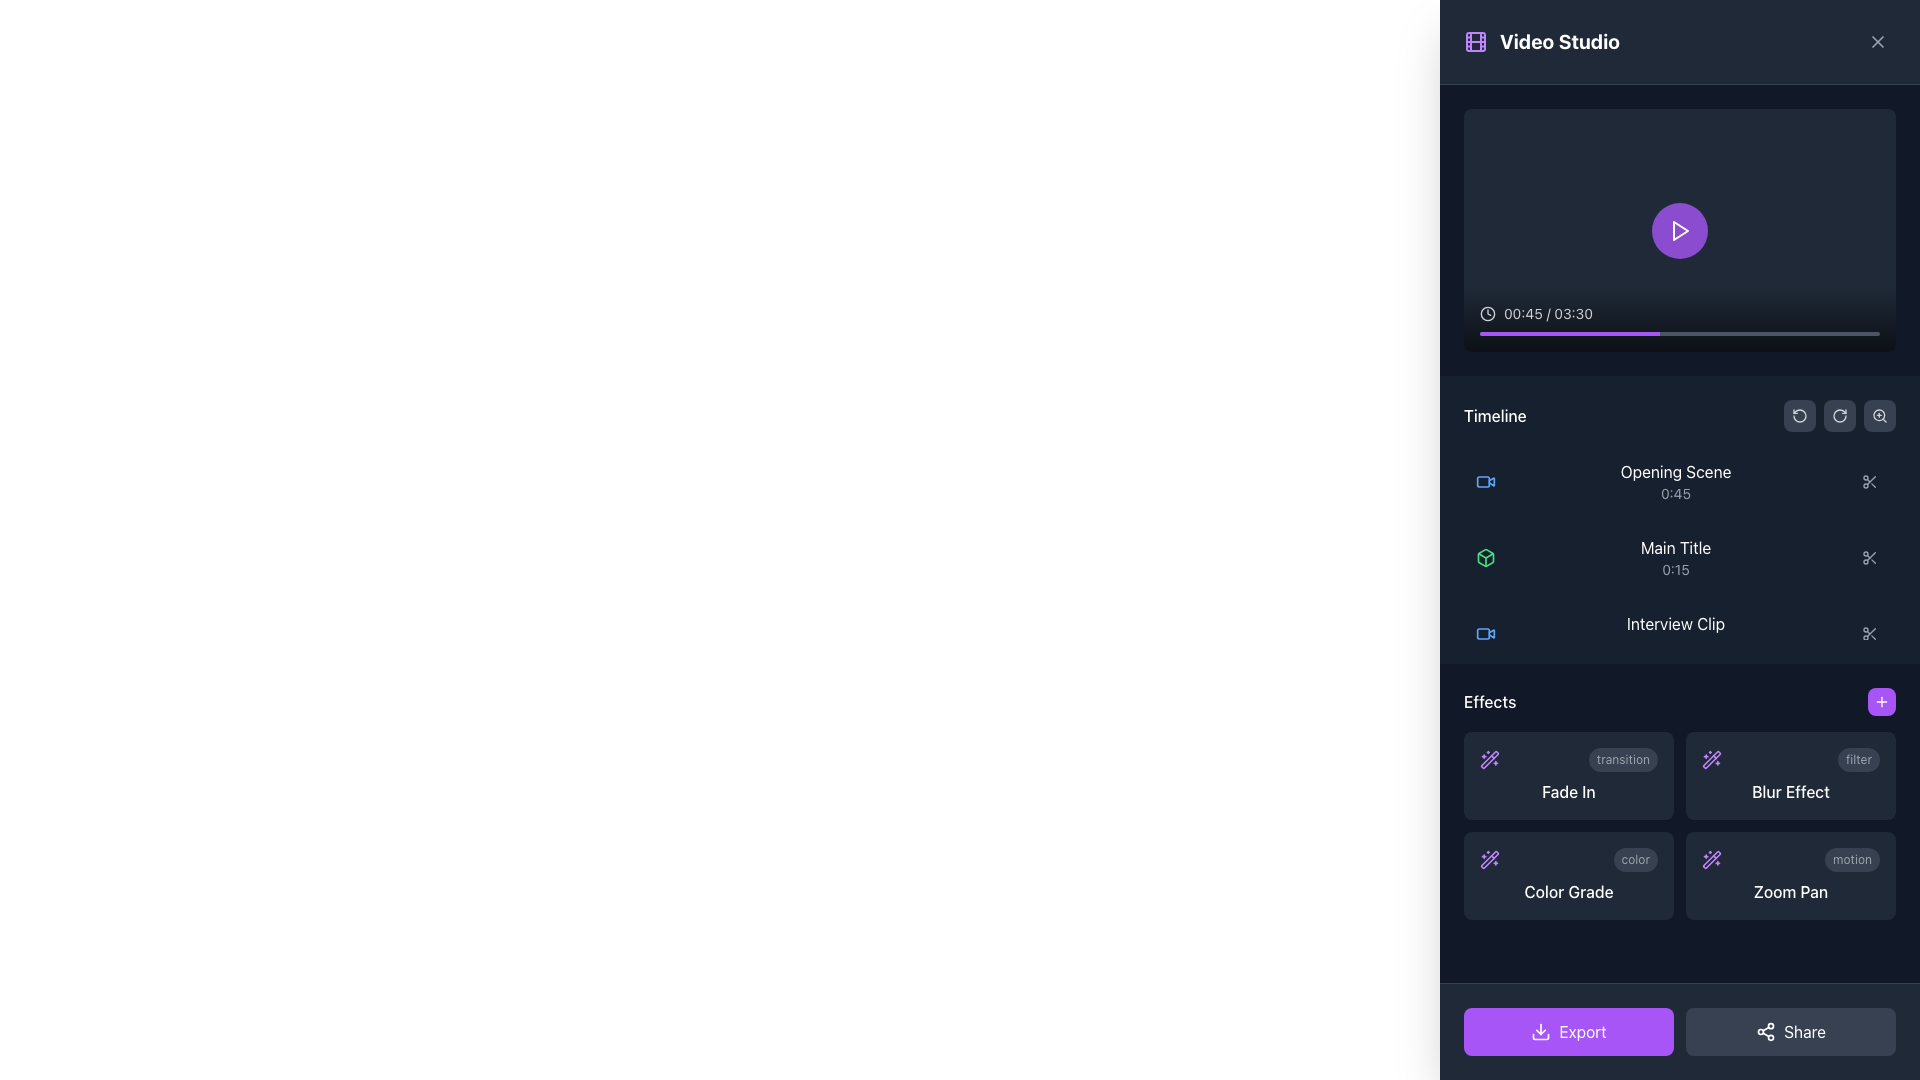 Image resolution: width=1920 pixels, height=1080 pixels. I want to click on the purple film strip icon located to the left of the 'Video Studio' text, so click(1476, 42).